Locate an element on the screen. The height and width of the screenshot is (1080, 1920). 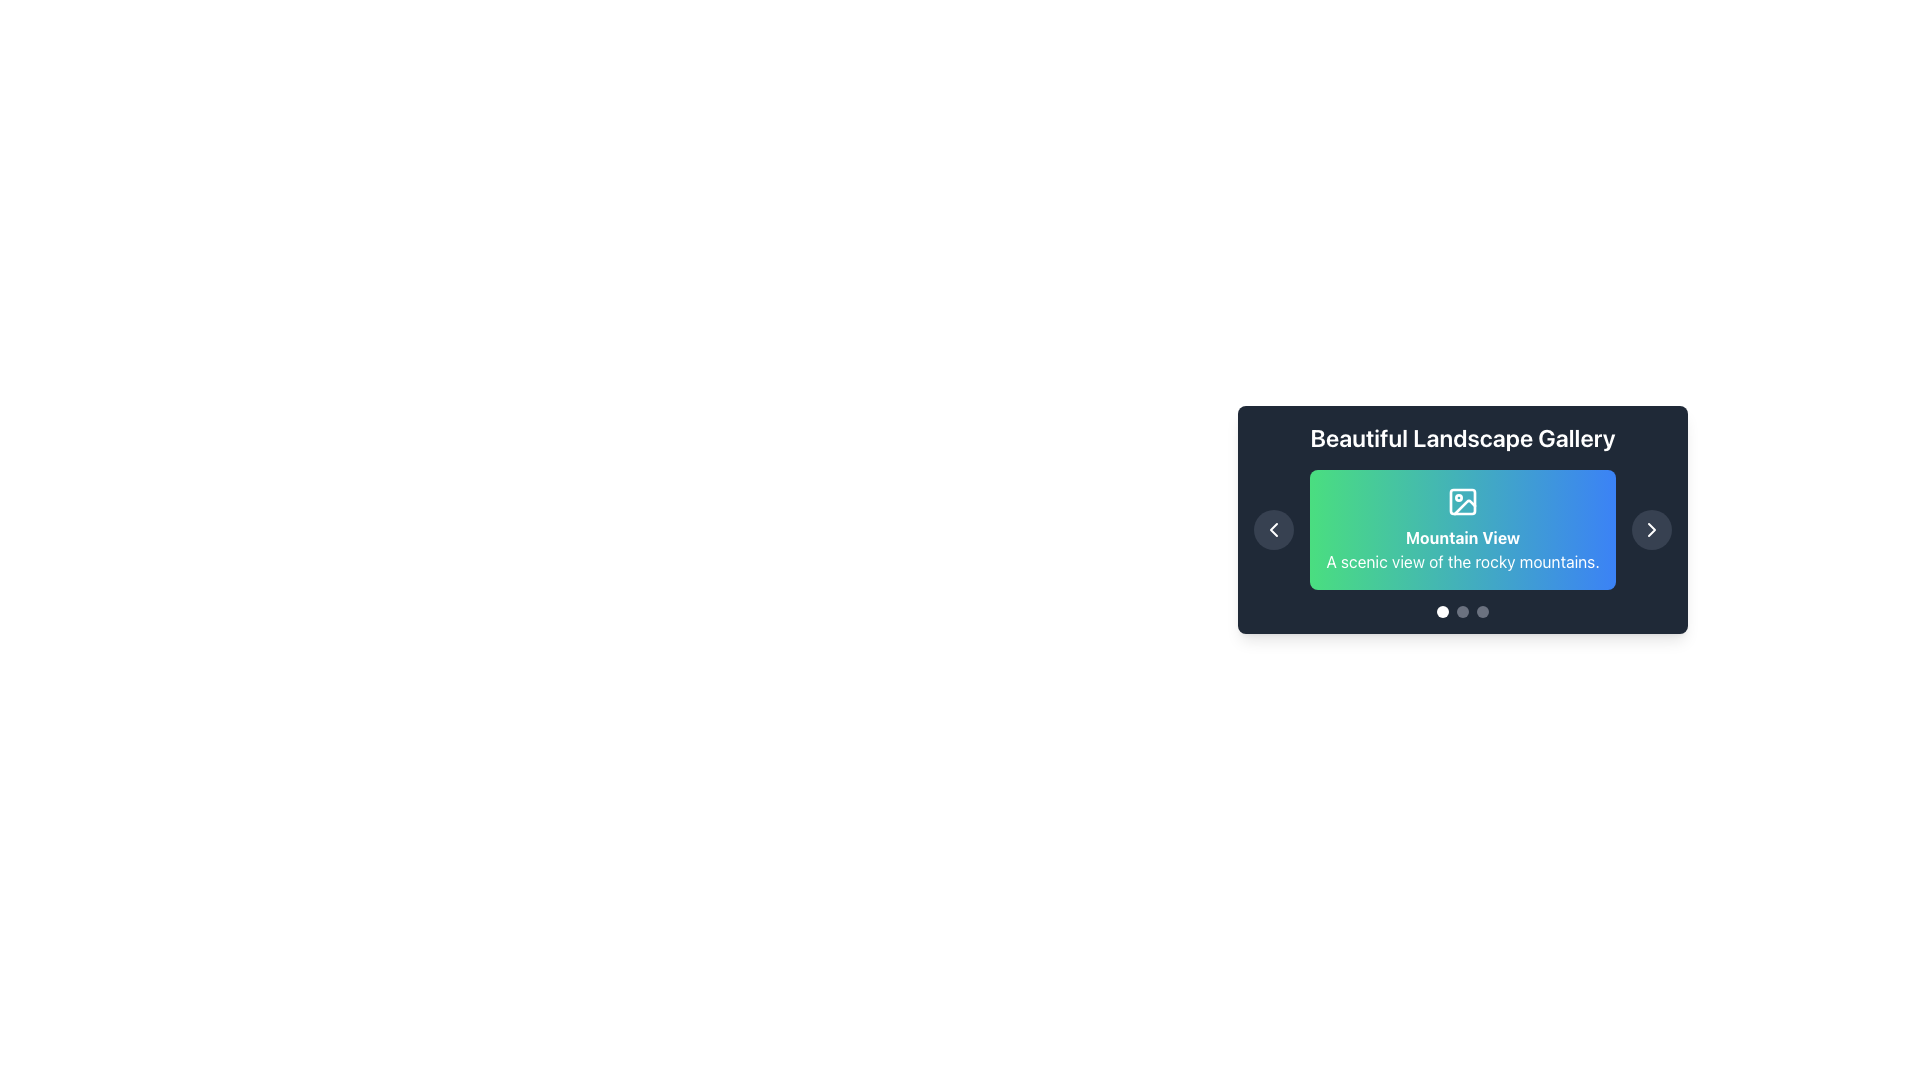
the second circular button with a gray background located at the bottom-center of the 'Beautiful Landscape Gallery' card is located at coordinates (1463, 611).